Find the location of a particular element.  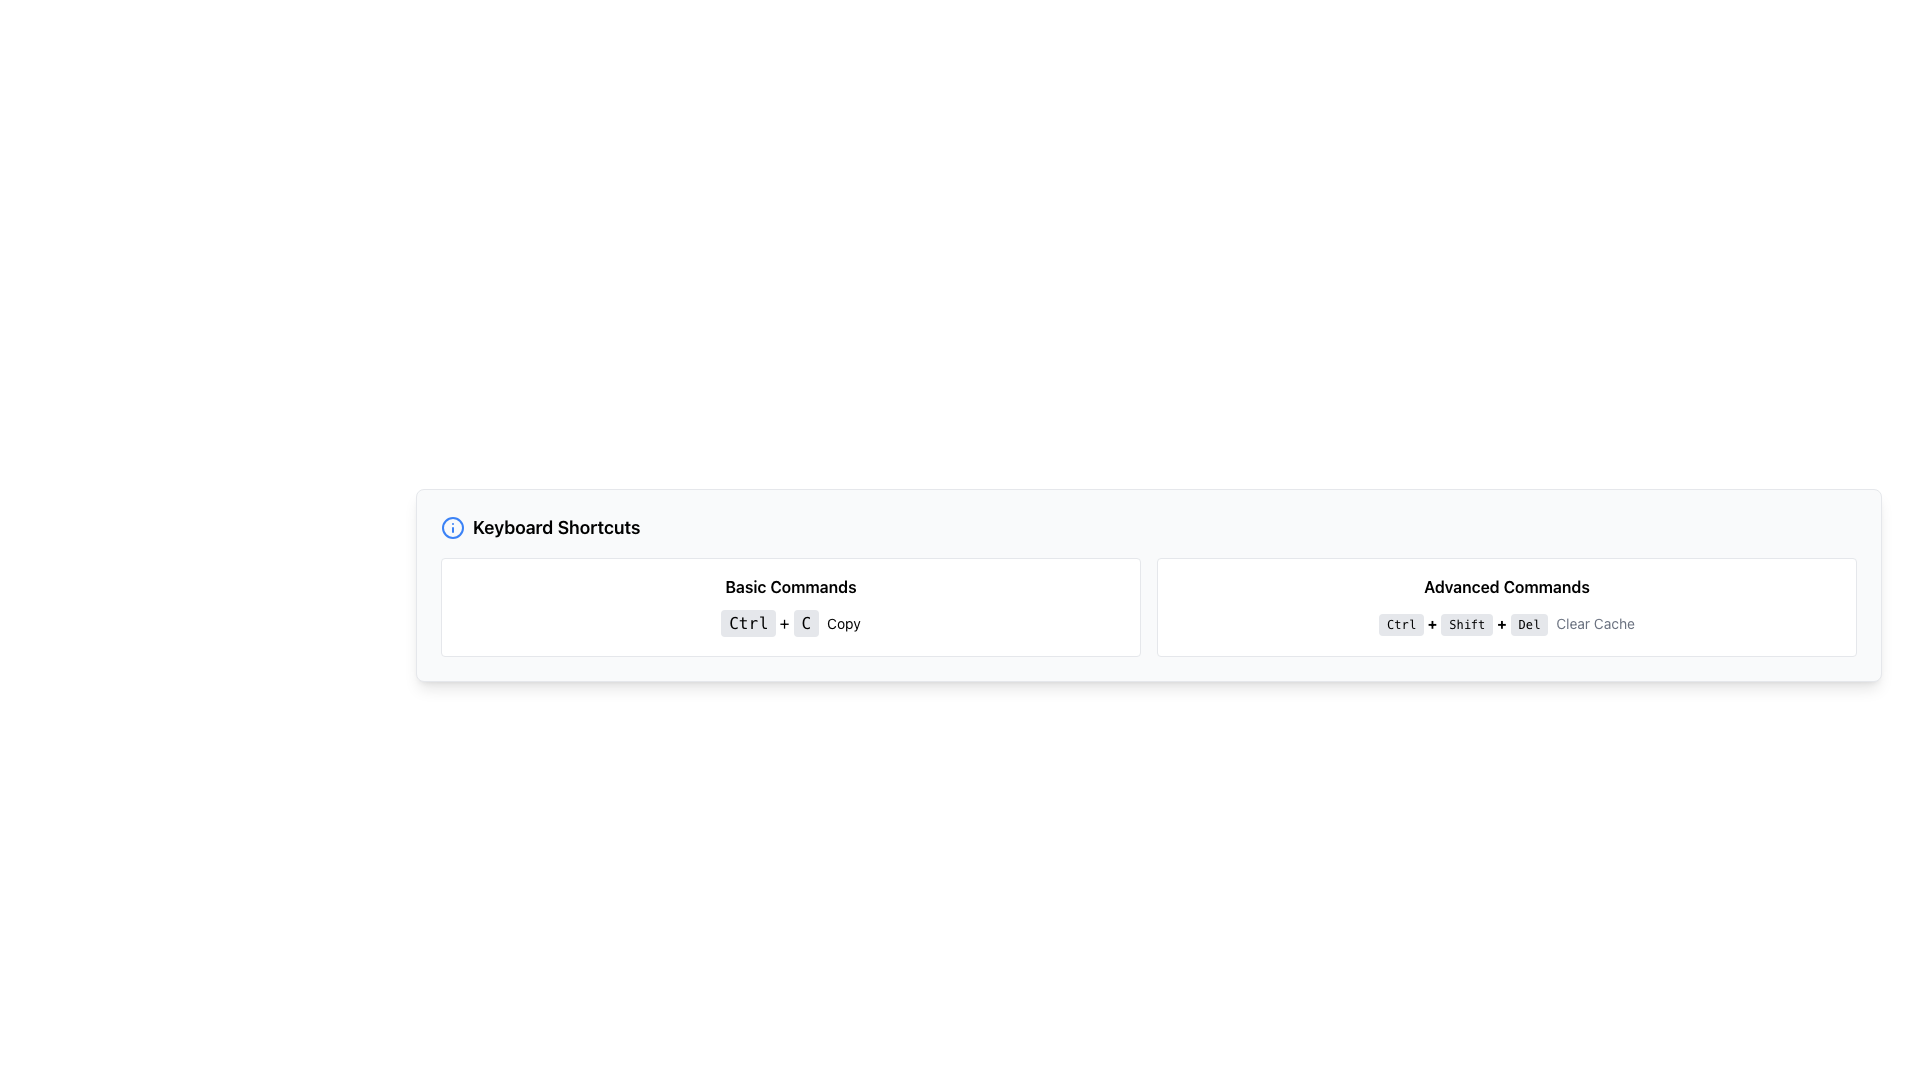

text of the button-like UI element labeled 'Del' which is located in the 'Advanced Commands' section, following the 'Ctrl' and 'Shift' labels is located at coordinates (1528, 623).